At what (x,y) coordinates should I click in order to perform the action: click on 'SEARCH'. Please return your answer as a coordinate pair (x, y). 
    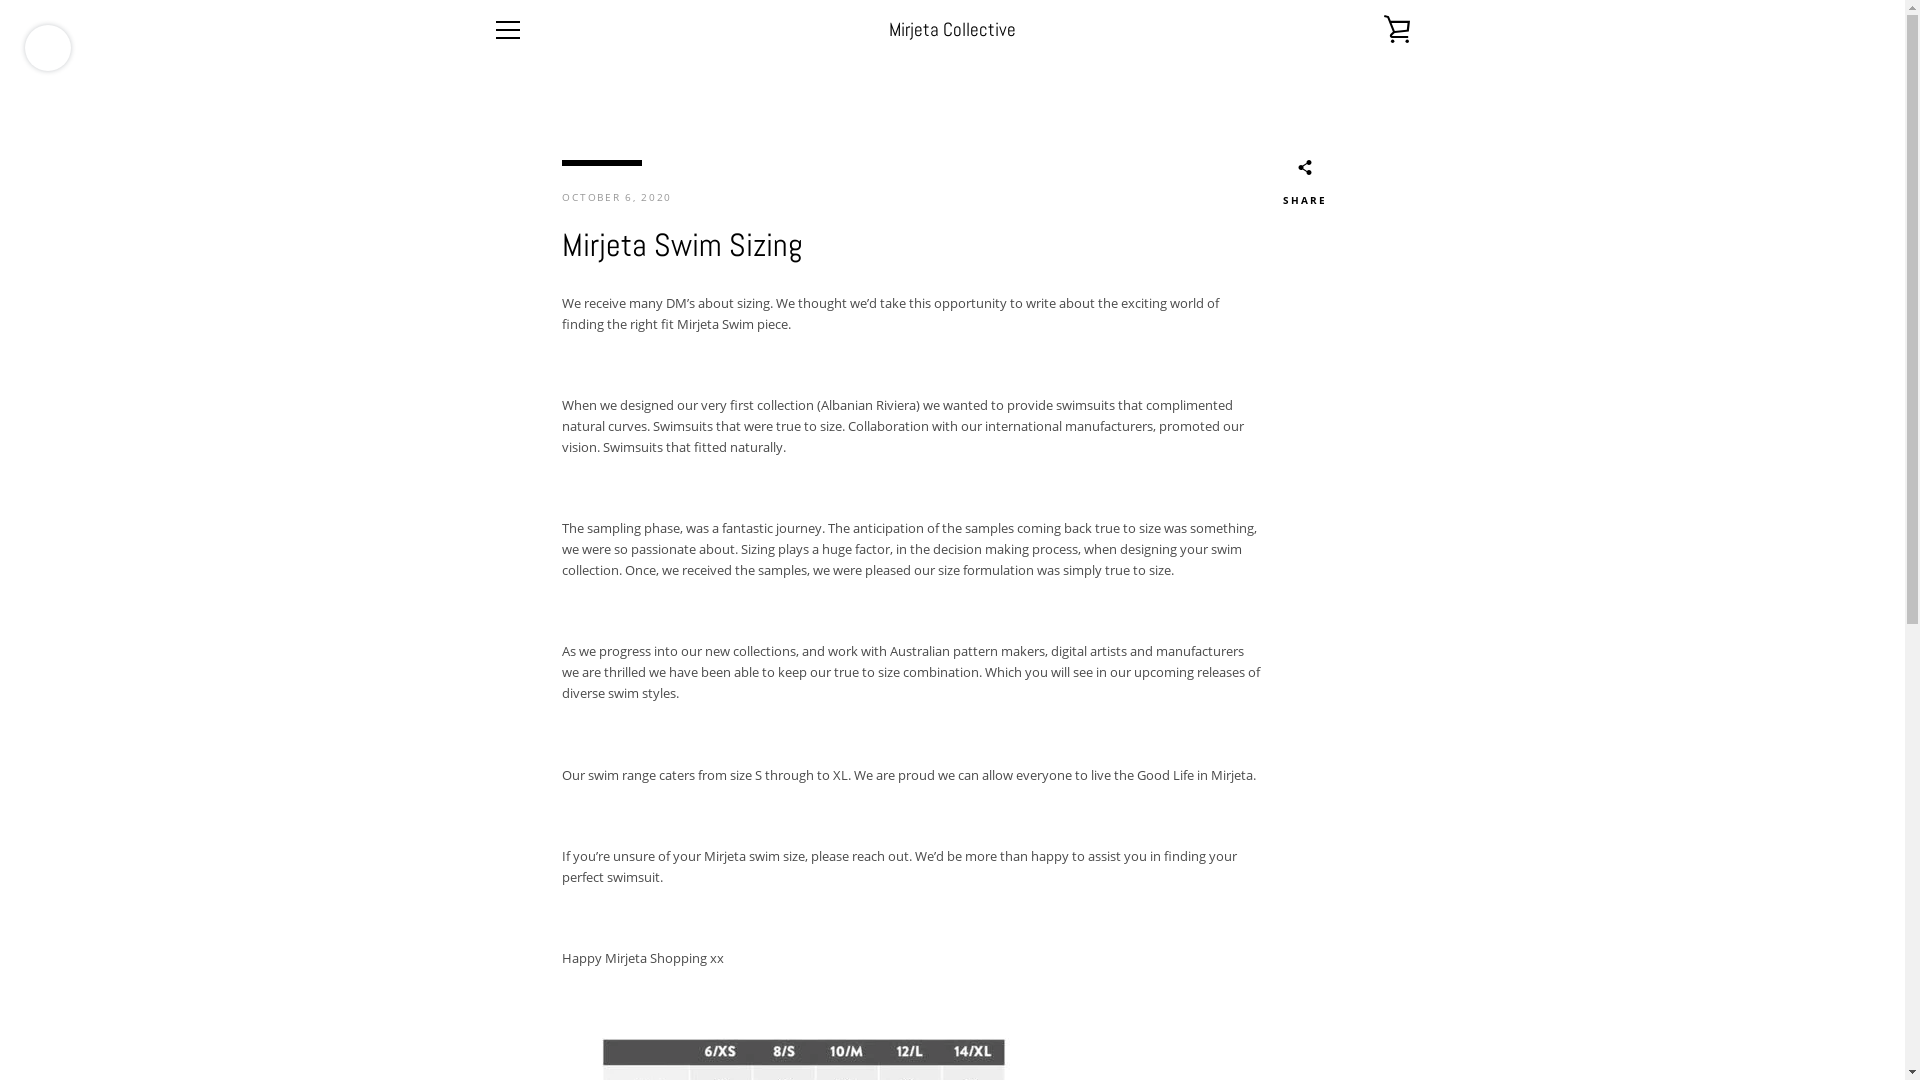
    Looking at the image, I should click on (514, 819).